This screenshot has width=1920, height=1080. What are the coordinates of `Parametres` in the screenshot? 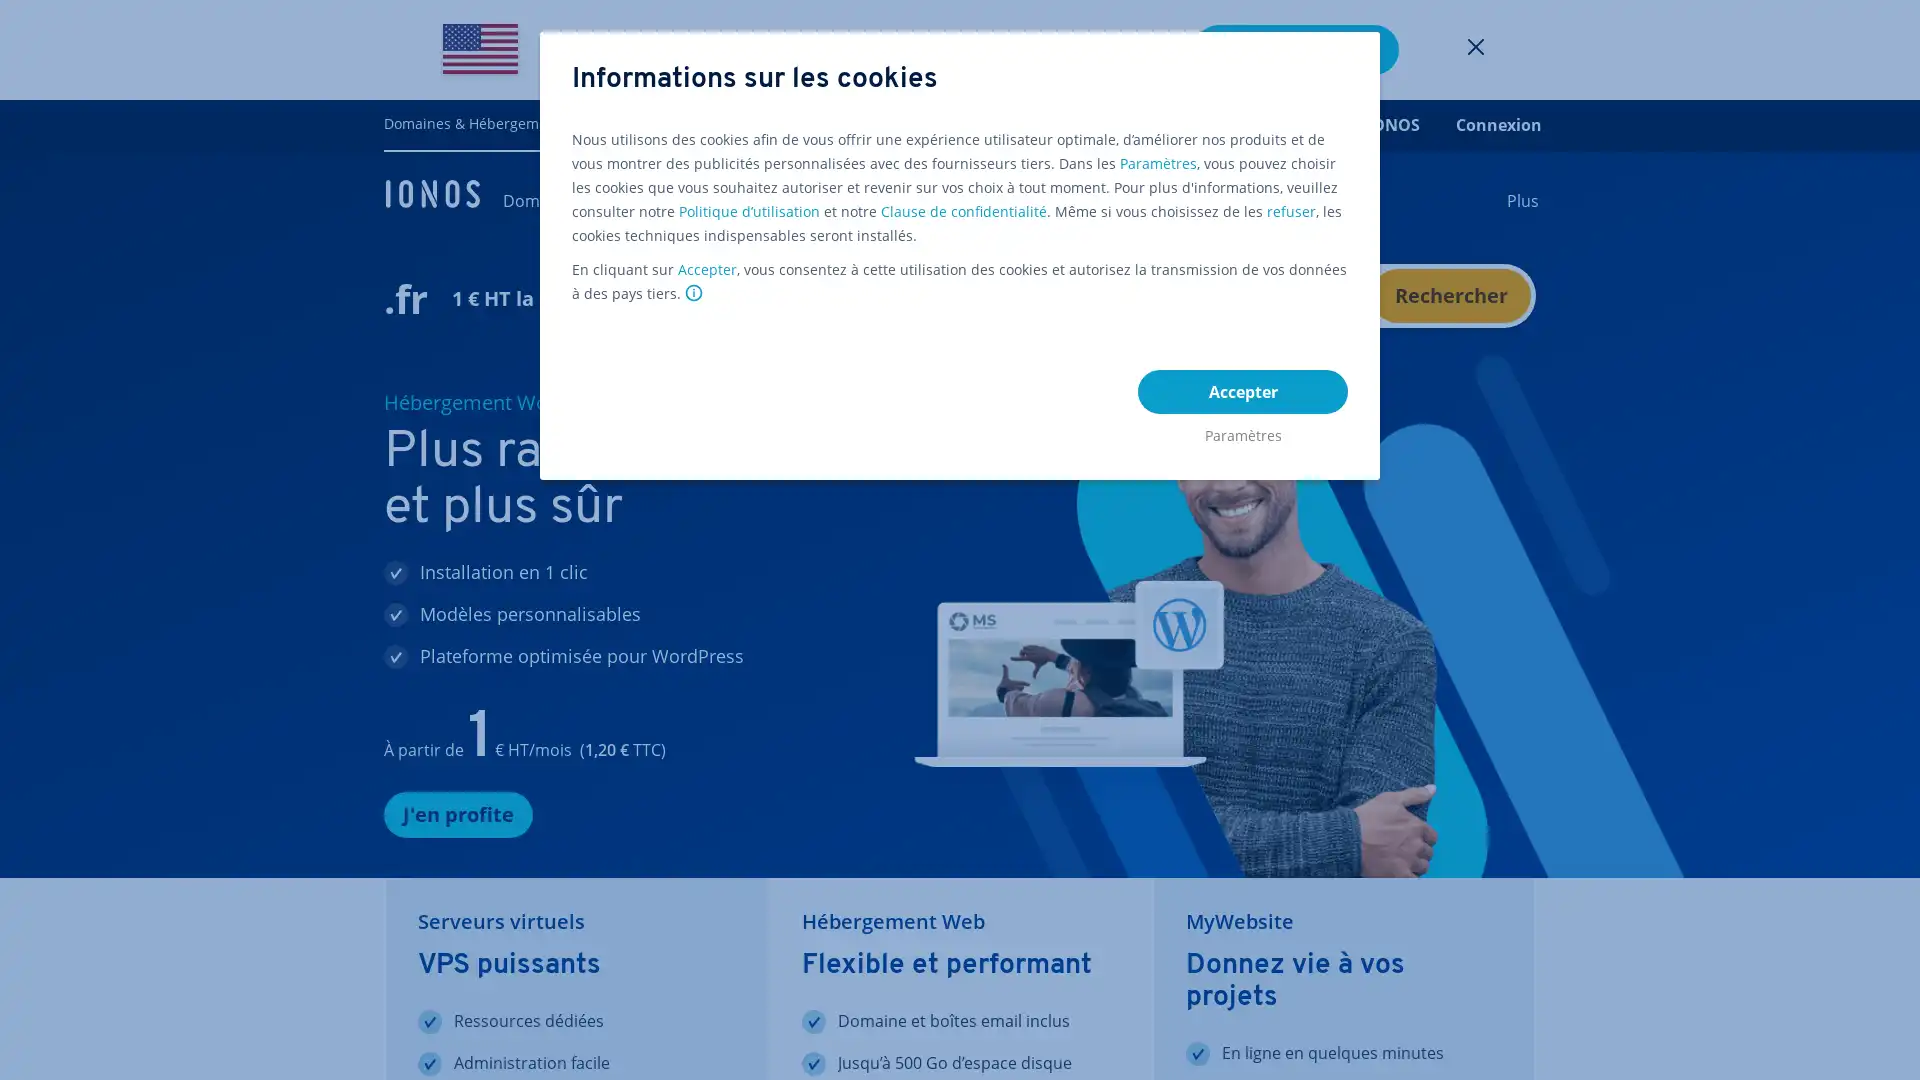 It's located at (1242, 430).